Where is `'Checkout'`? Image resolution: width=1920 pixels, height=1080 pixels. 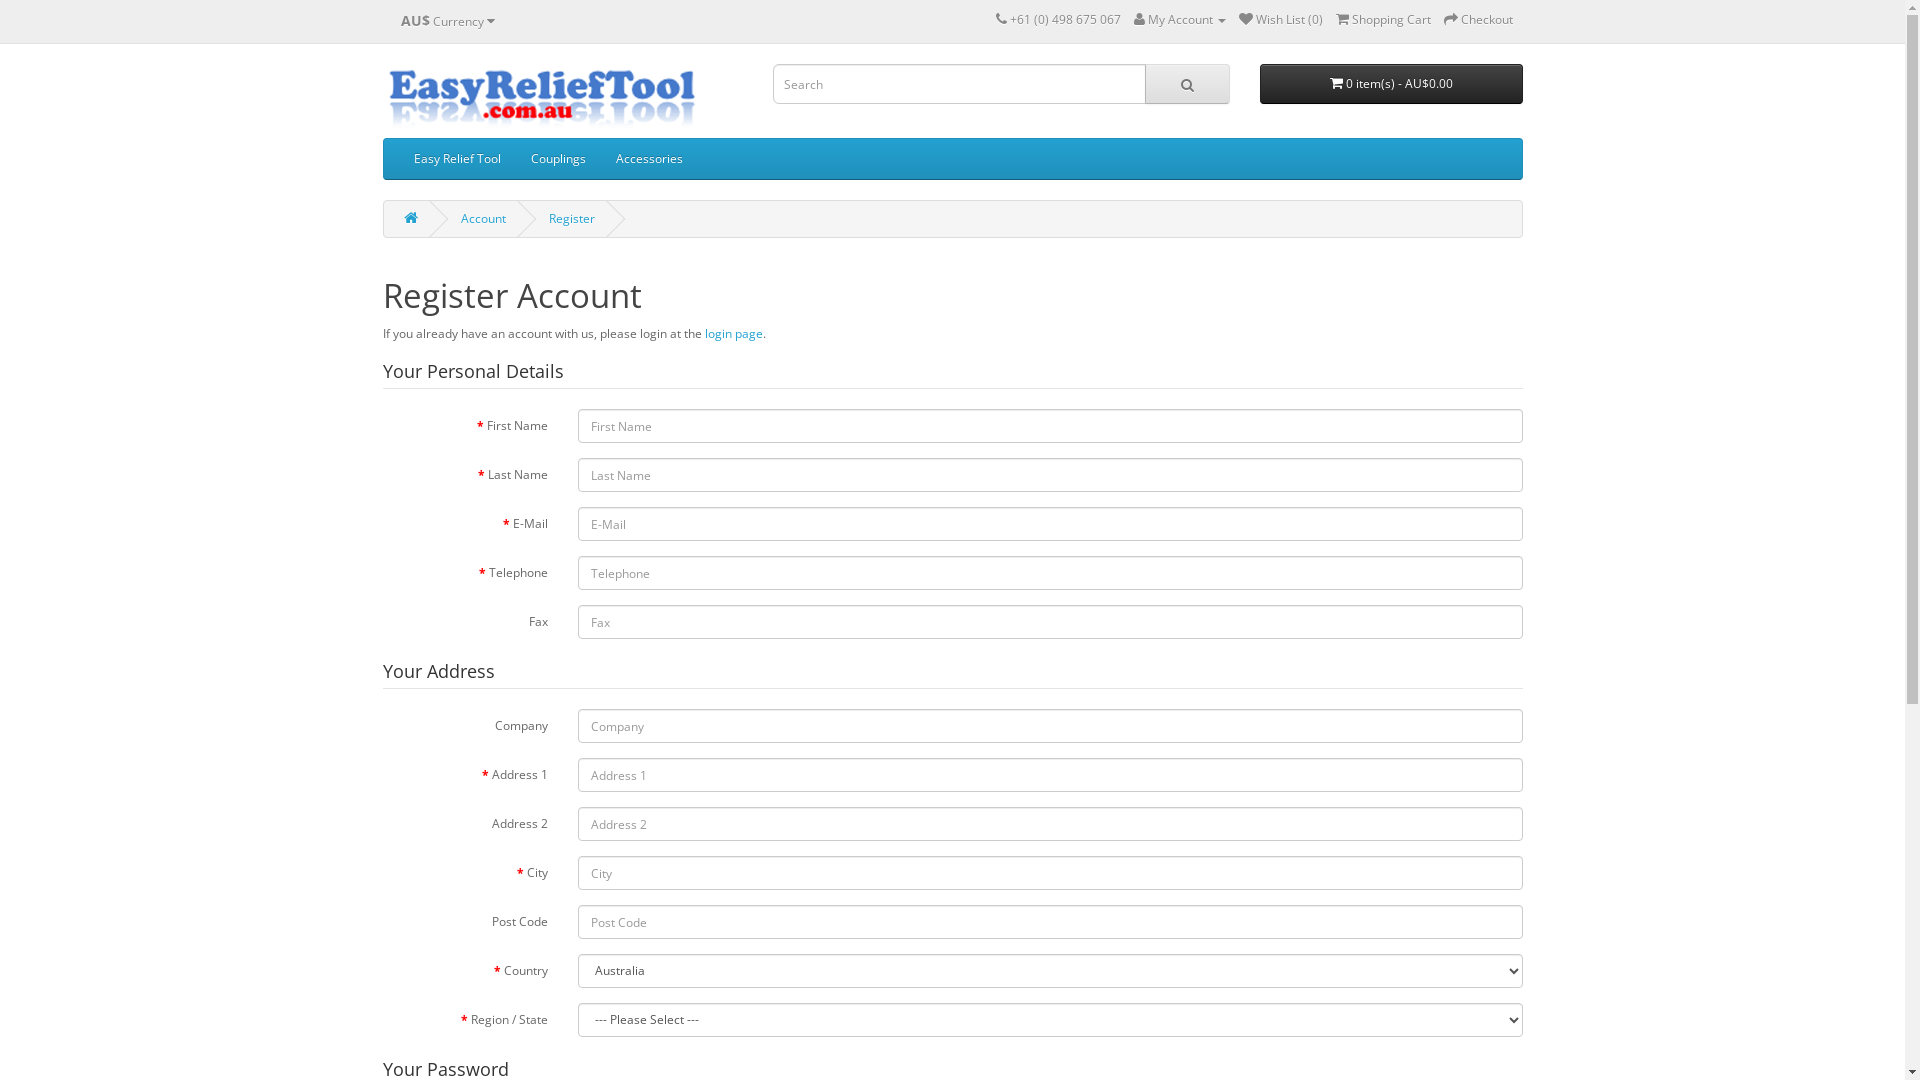
'Checkout' is located at coordinates (1478, 19).